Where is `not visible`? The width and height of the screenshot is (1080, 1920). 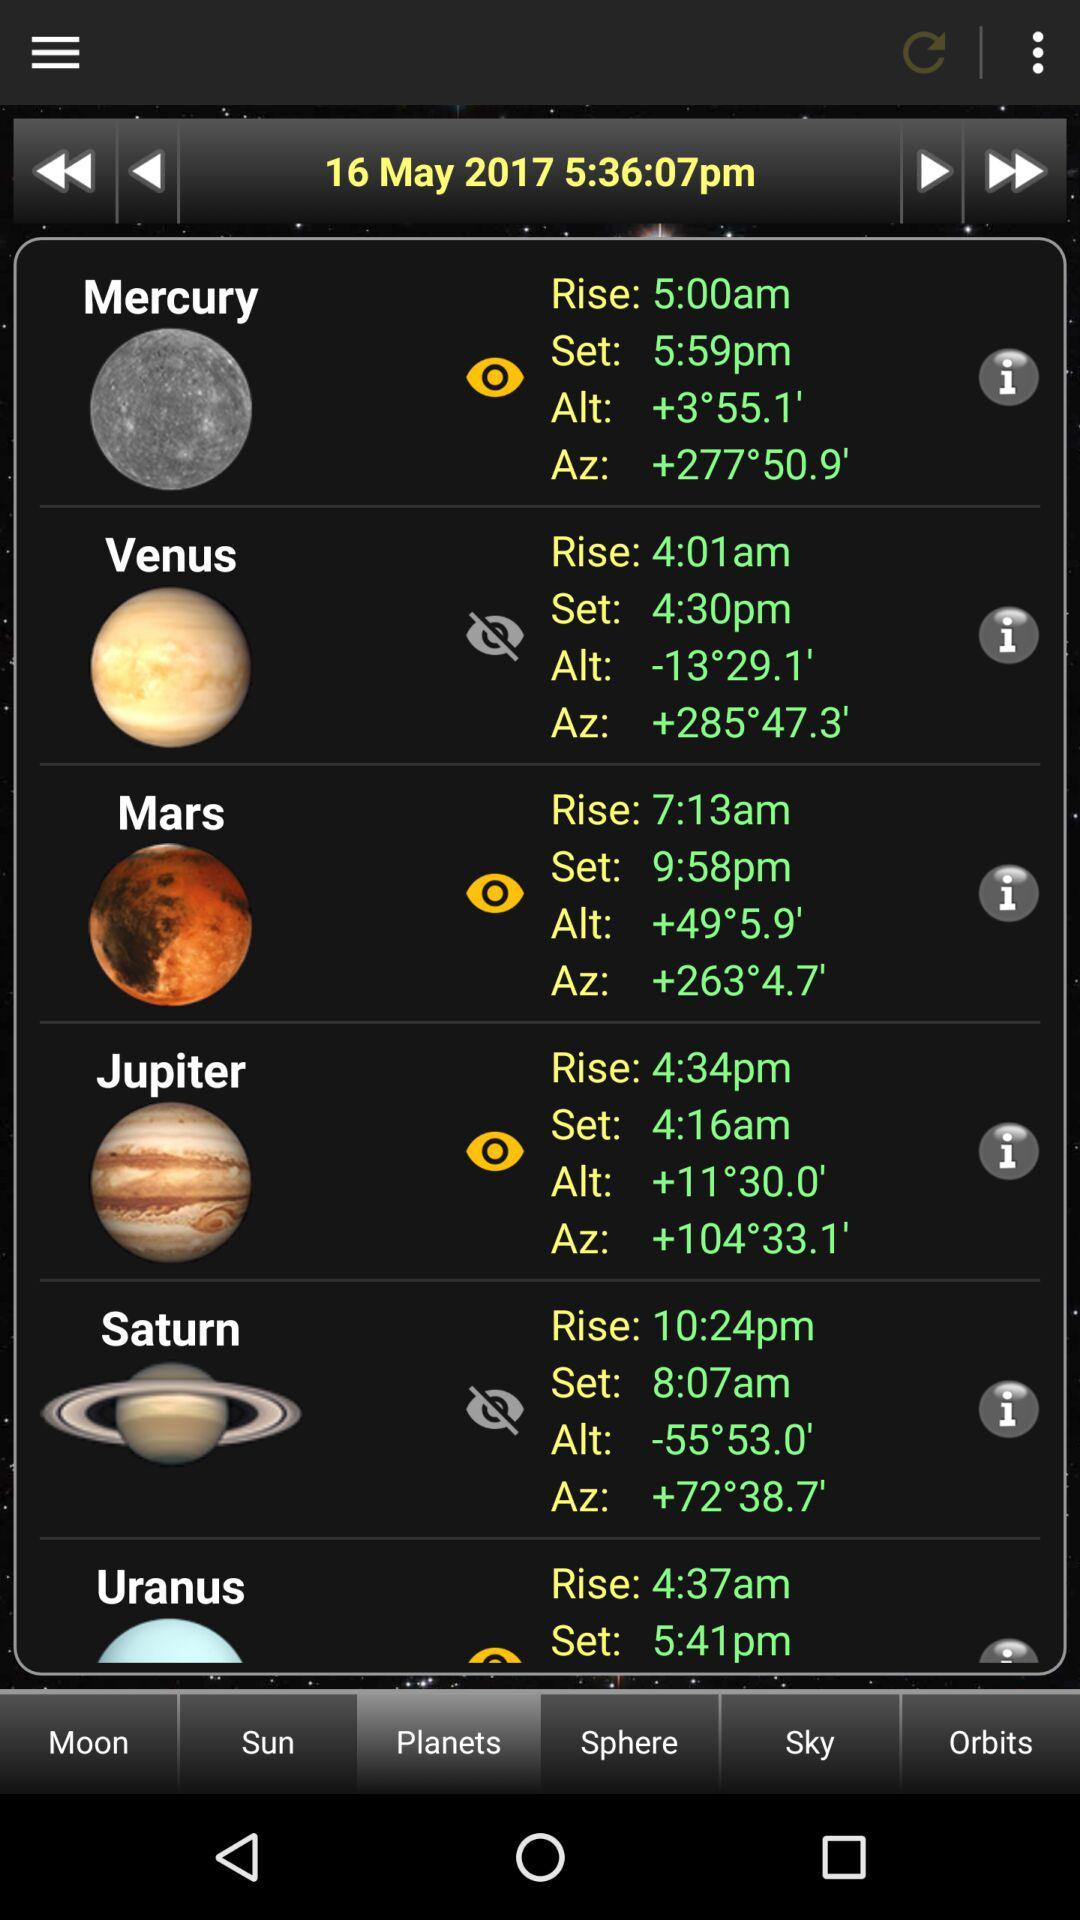
not visible is located at coordinates (494, 634).